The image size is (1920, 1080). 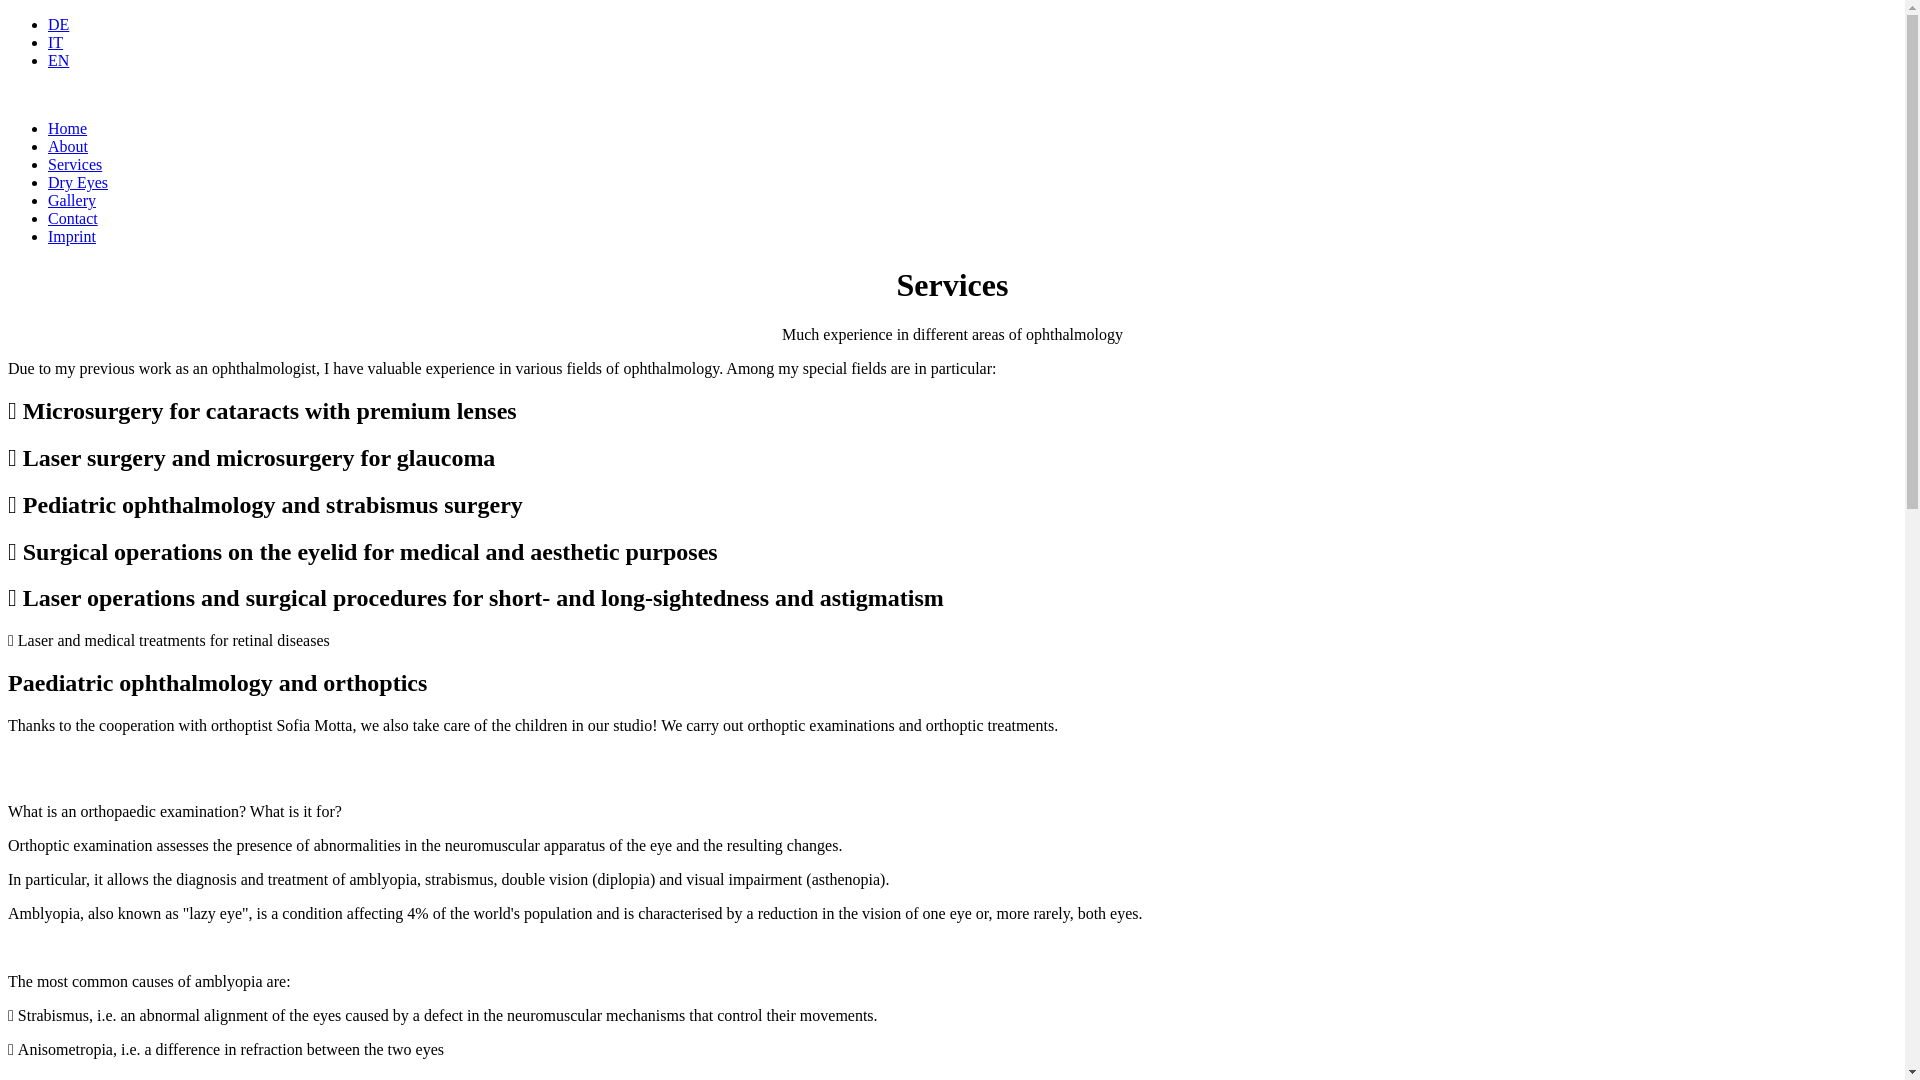 I want to click on 'EN', so click(x=58, y=59).